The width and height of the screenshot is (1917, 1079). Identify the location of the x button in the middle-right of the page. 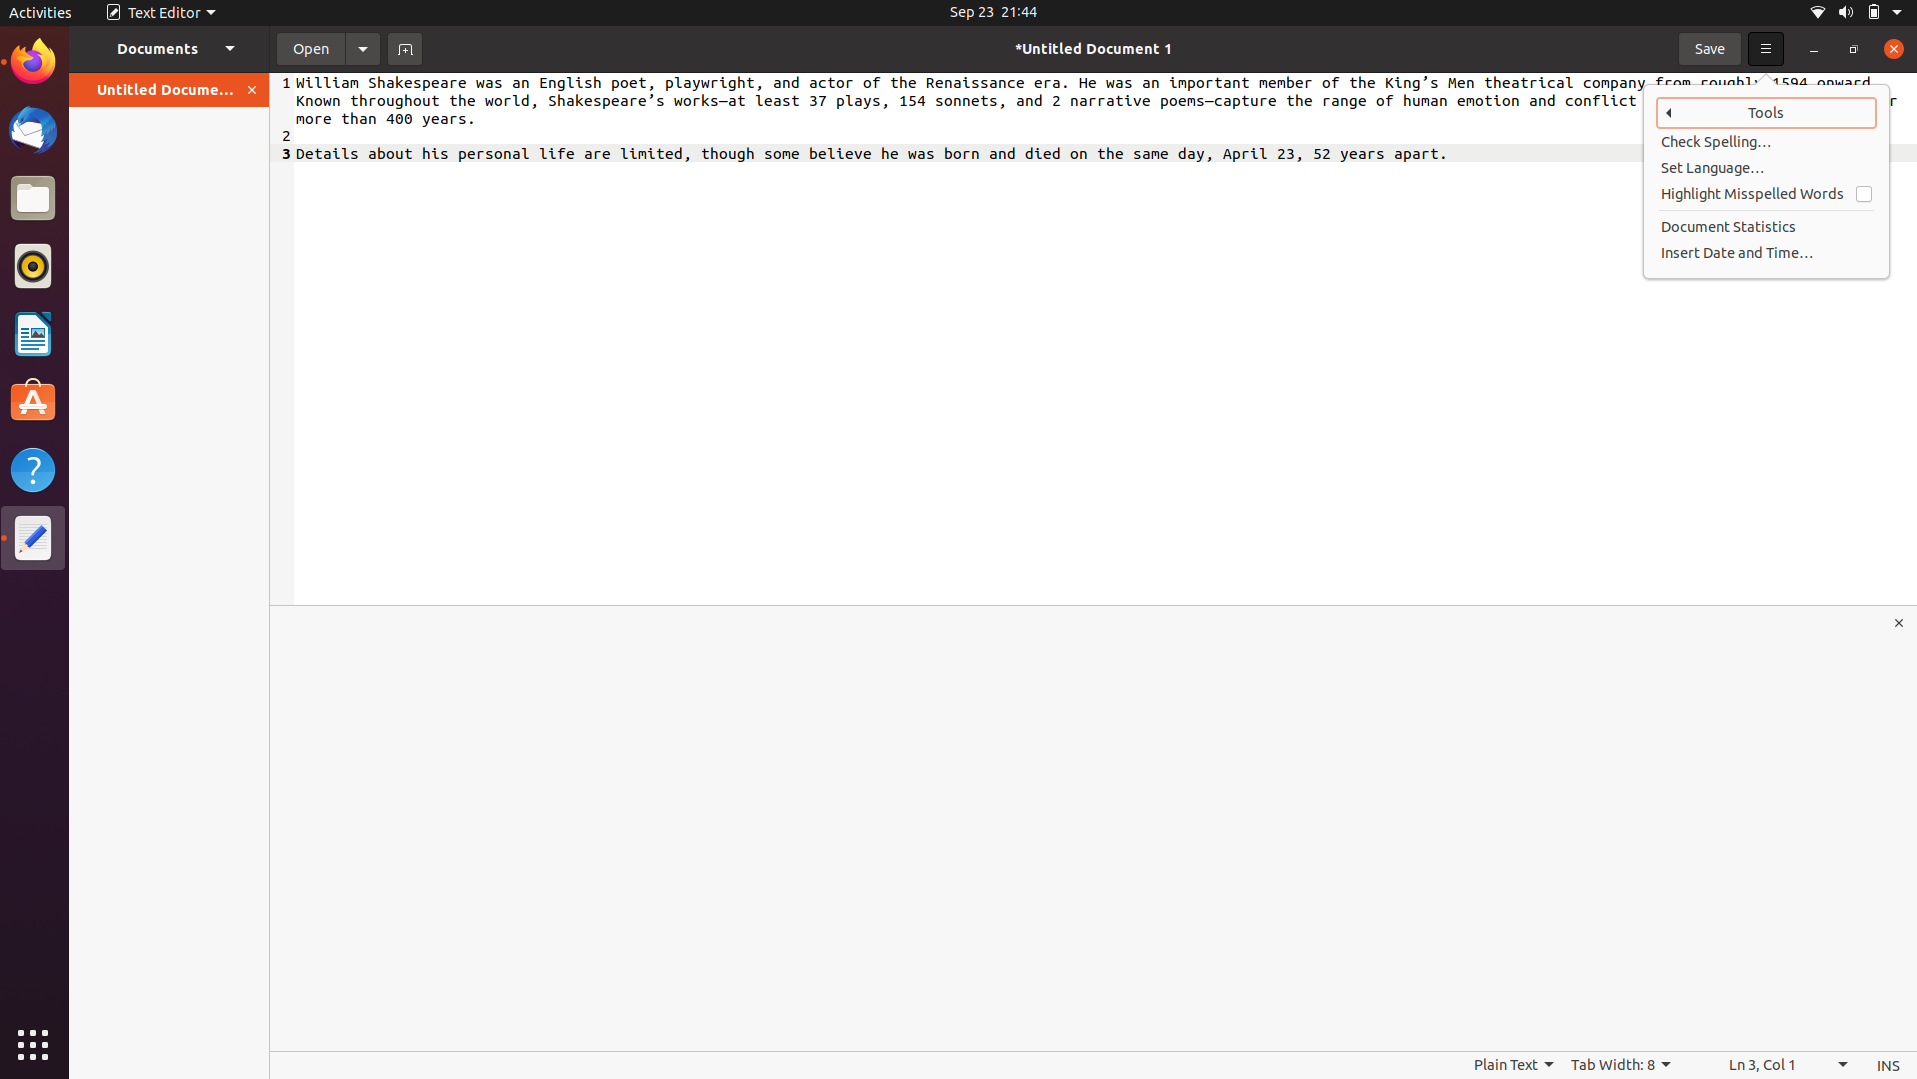
(1900, 622).